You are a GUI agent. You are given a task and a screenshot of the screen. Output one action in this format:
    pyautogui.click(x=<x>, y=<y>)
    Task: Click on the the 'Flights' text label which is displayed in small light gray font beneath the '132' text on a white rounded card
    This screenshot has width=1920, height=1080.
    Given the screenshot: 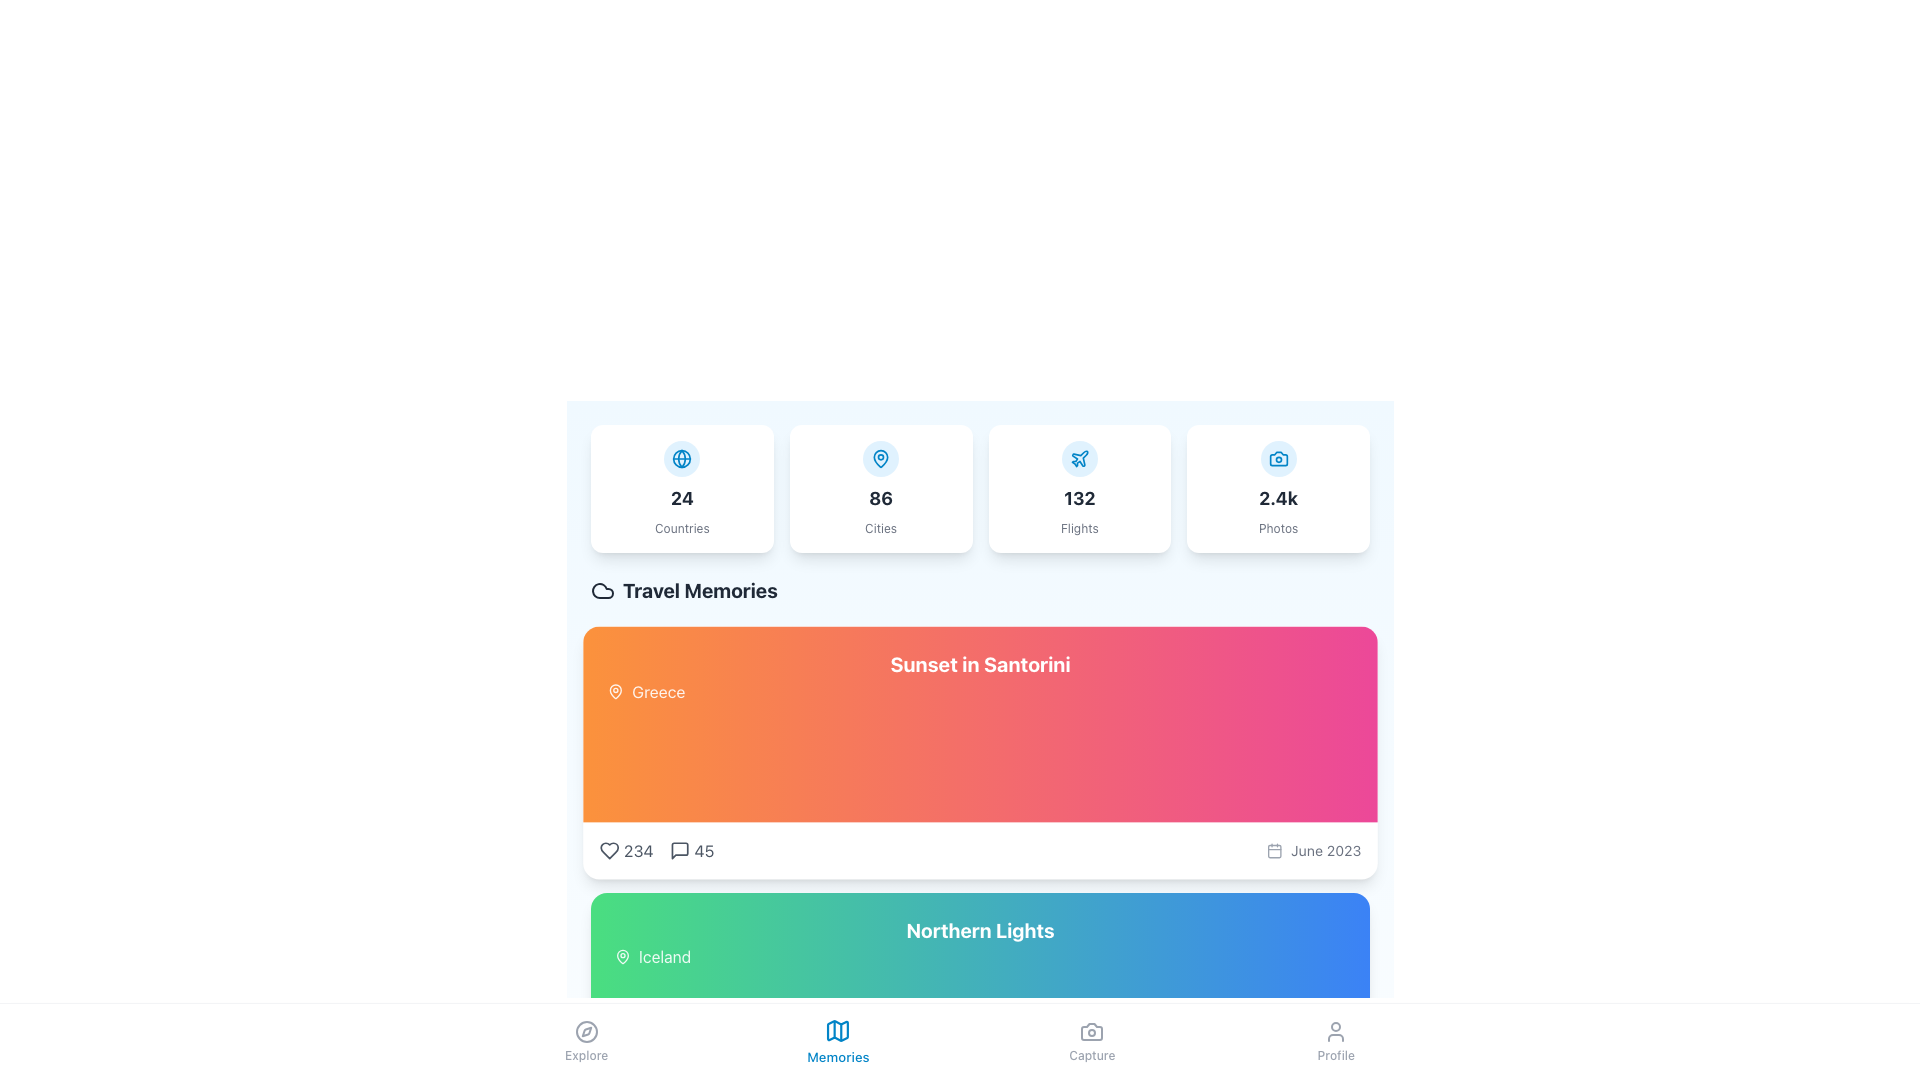 What is the action you would take?
    pyautogui.click(x=1078, y=527)
    